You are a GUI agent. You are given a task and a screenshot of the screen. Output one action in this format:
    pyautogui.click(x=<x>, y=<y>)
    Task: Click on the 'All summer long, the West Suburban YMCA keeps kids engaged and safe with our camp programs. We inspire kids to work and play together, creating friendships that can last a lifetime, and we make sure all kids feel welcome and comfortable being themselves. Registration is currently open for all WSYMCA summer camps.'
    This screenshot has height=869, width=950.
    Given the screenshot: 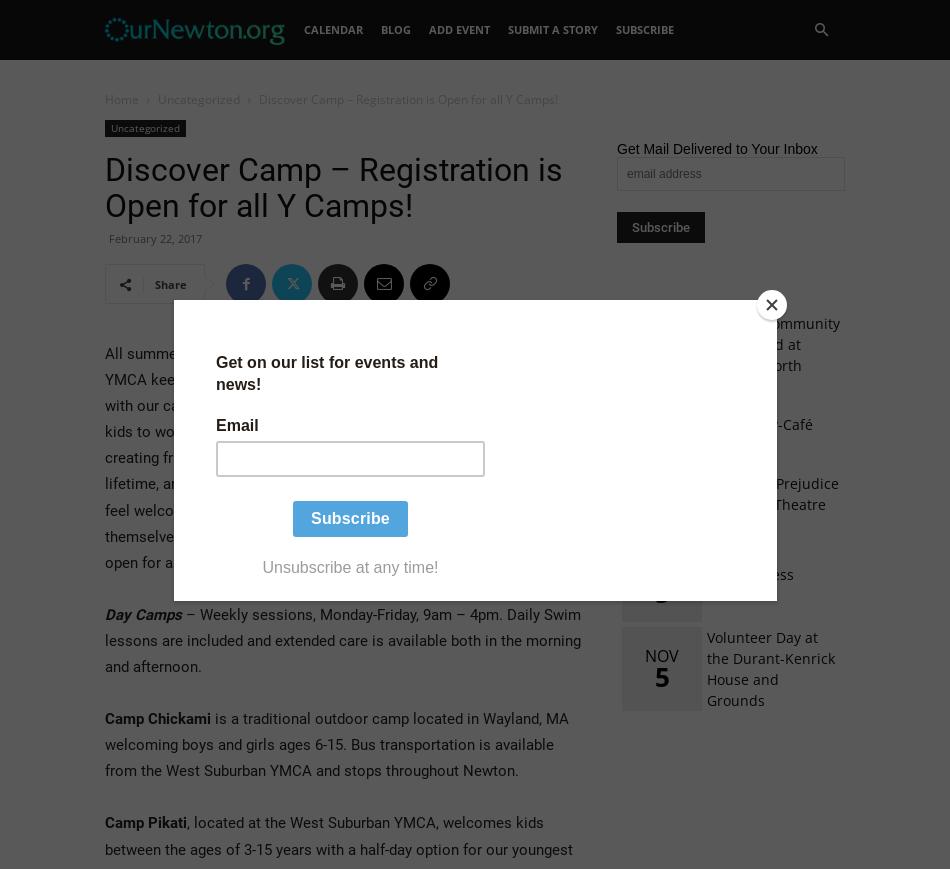 What is the action you would take?
    pyautogui.click(x=104, y=457)
    